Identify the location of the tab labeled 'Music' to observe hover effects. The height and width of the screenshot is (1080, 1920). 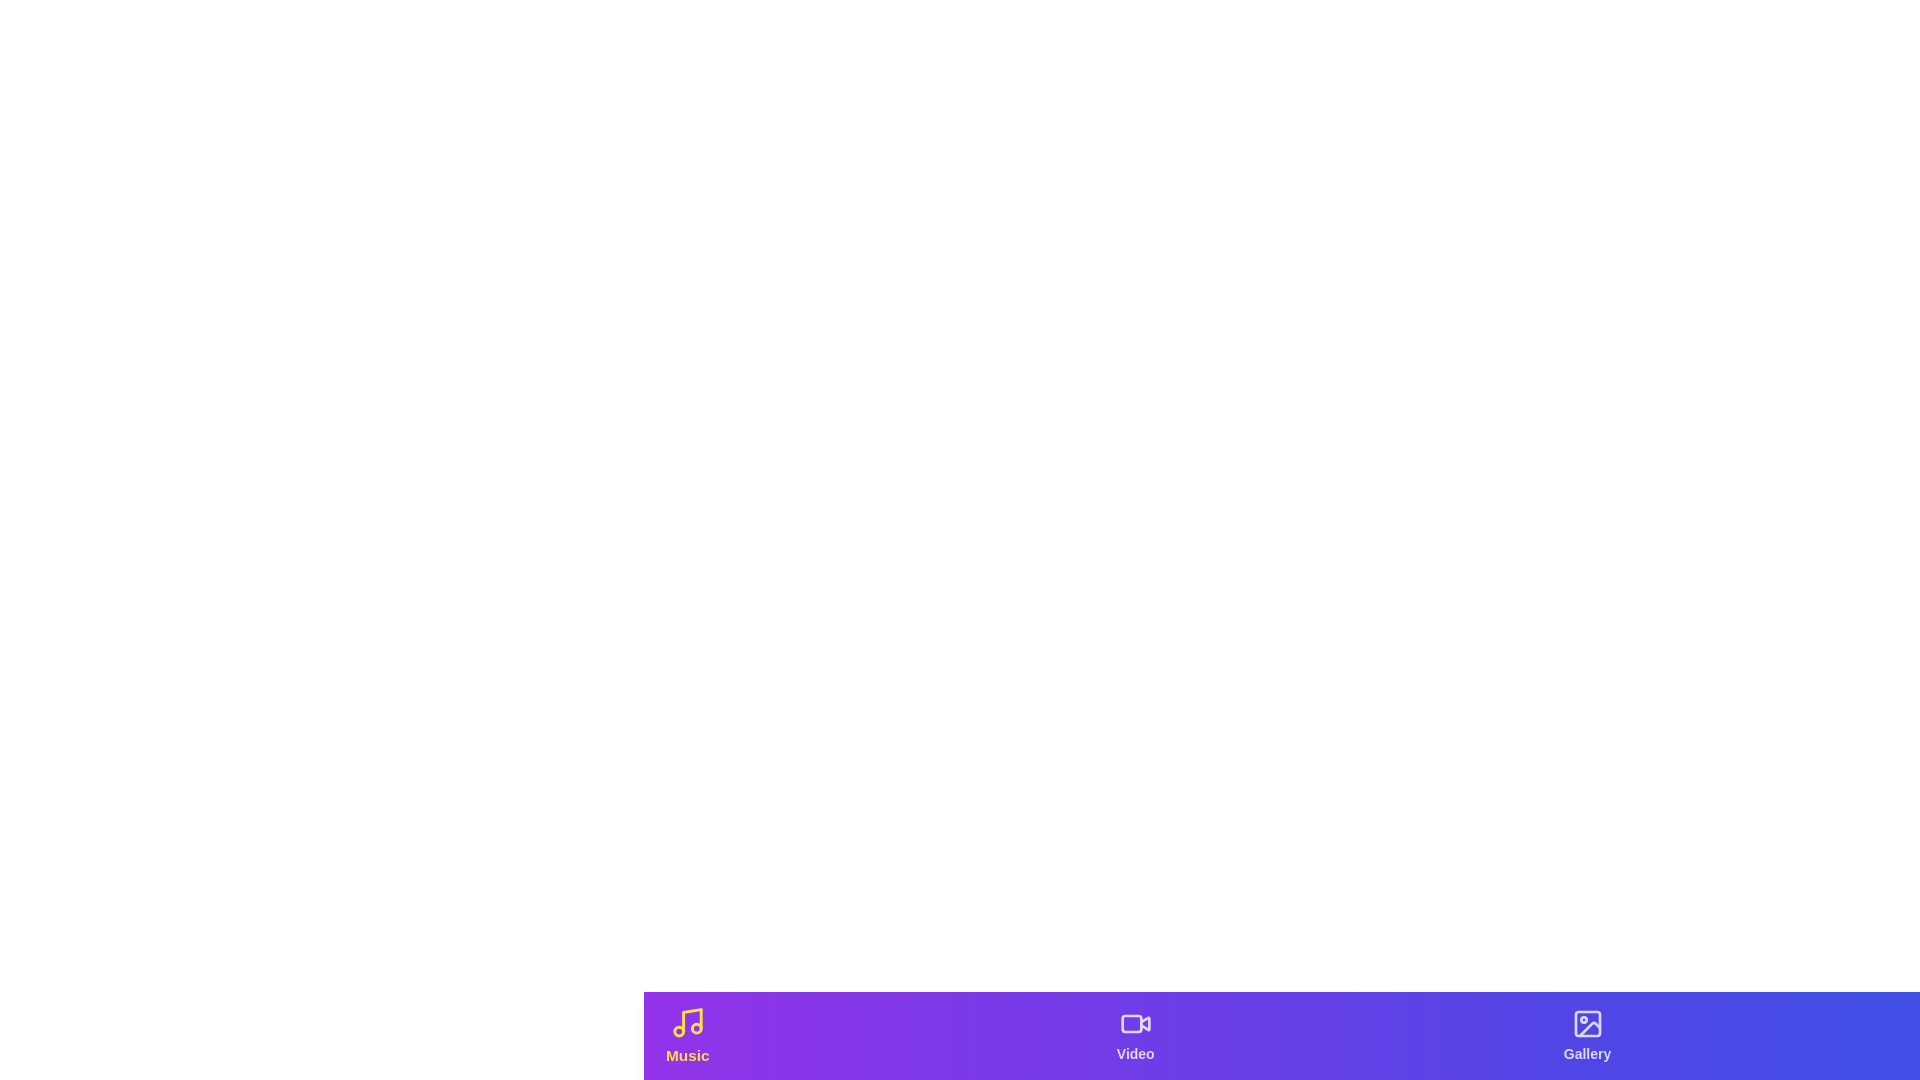
(687, 1035).